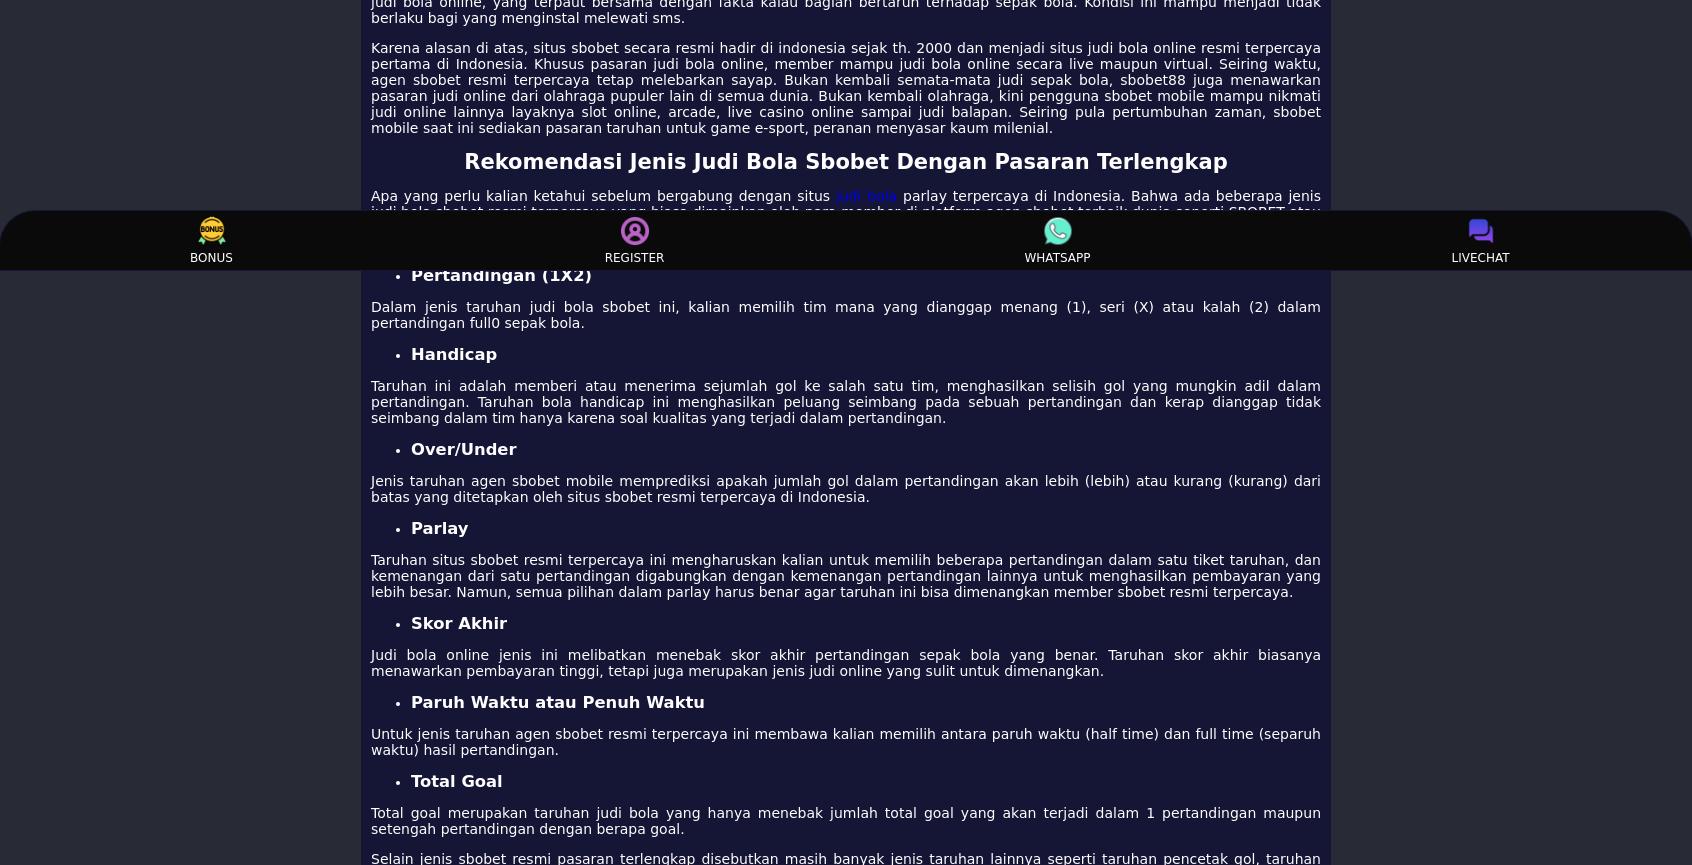 The image size is (1692, 865). I want to click on 'WHATSAPP', so click(1055, 257).